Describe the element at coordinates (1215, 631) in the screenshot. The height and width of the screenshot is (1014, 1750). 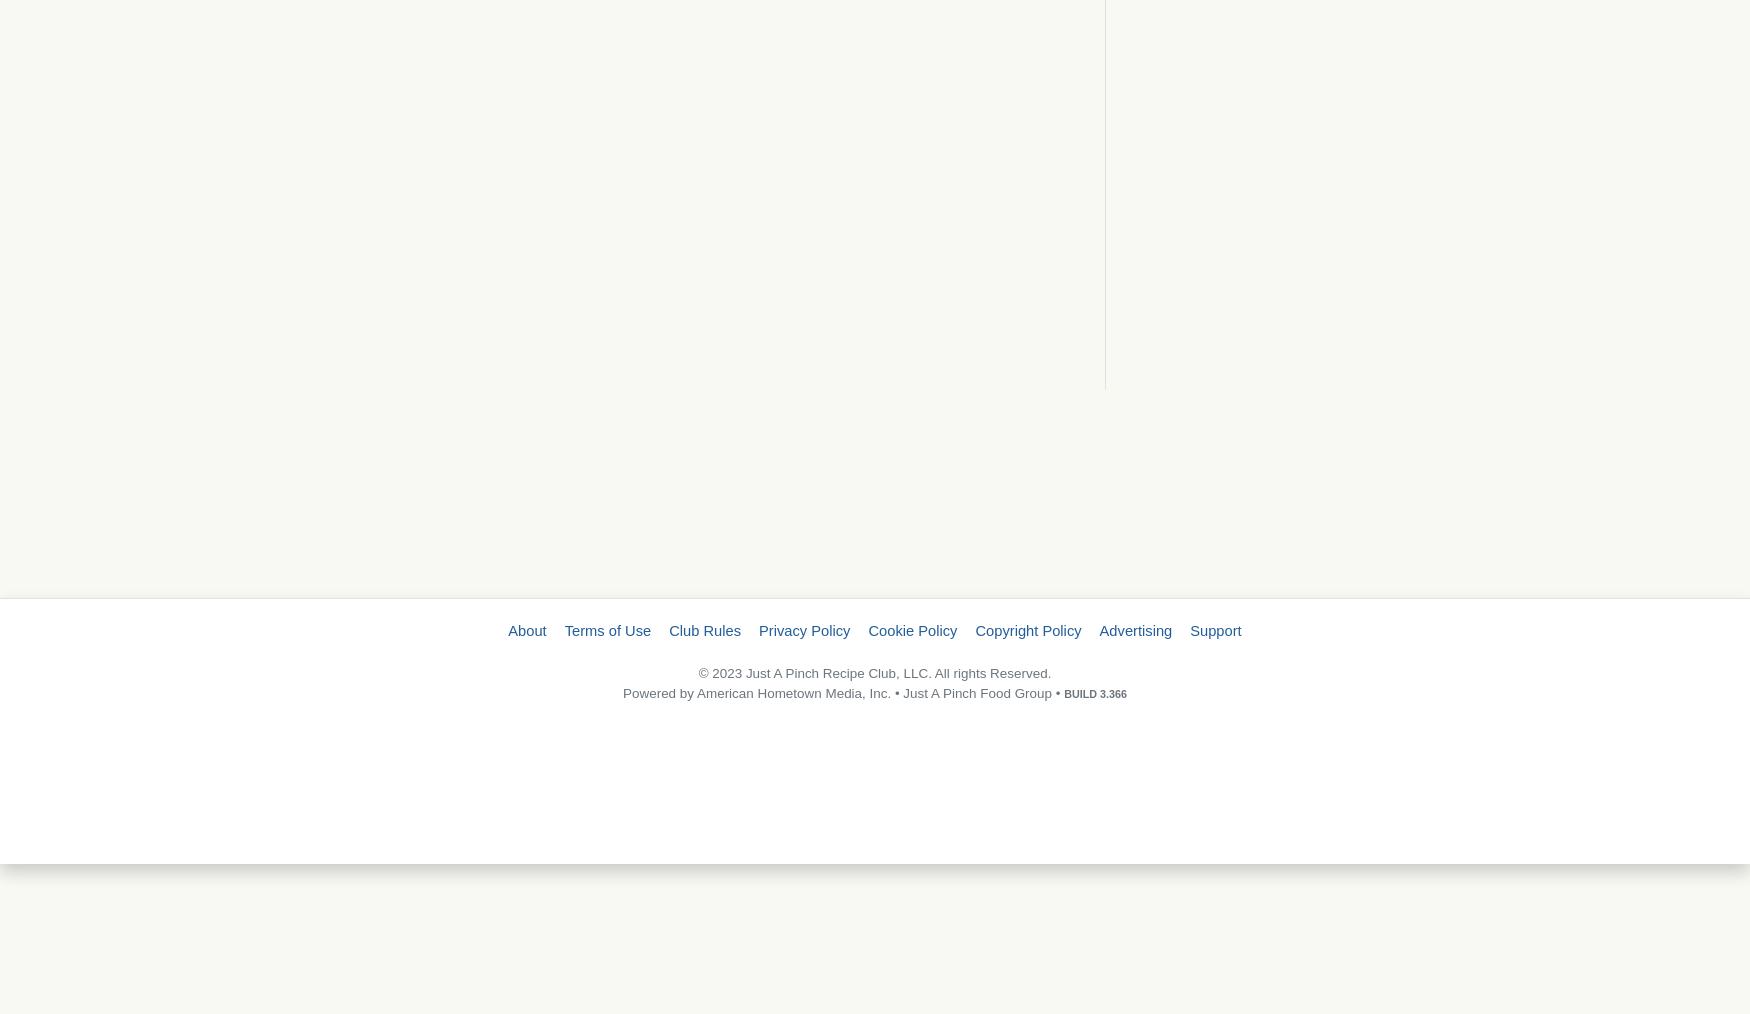
I see `'Support'` at that location.